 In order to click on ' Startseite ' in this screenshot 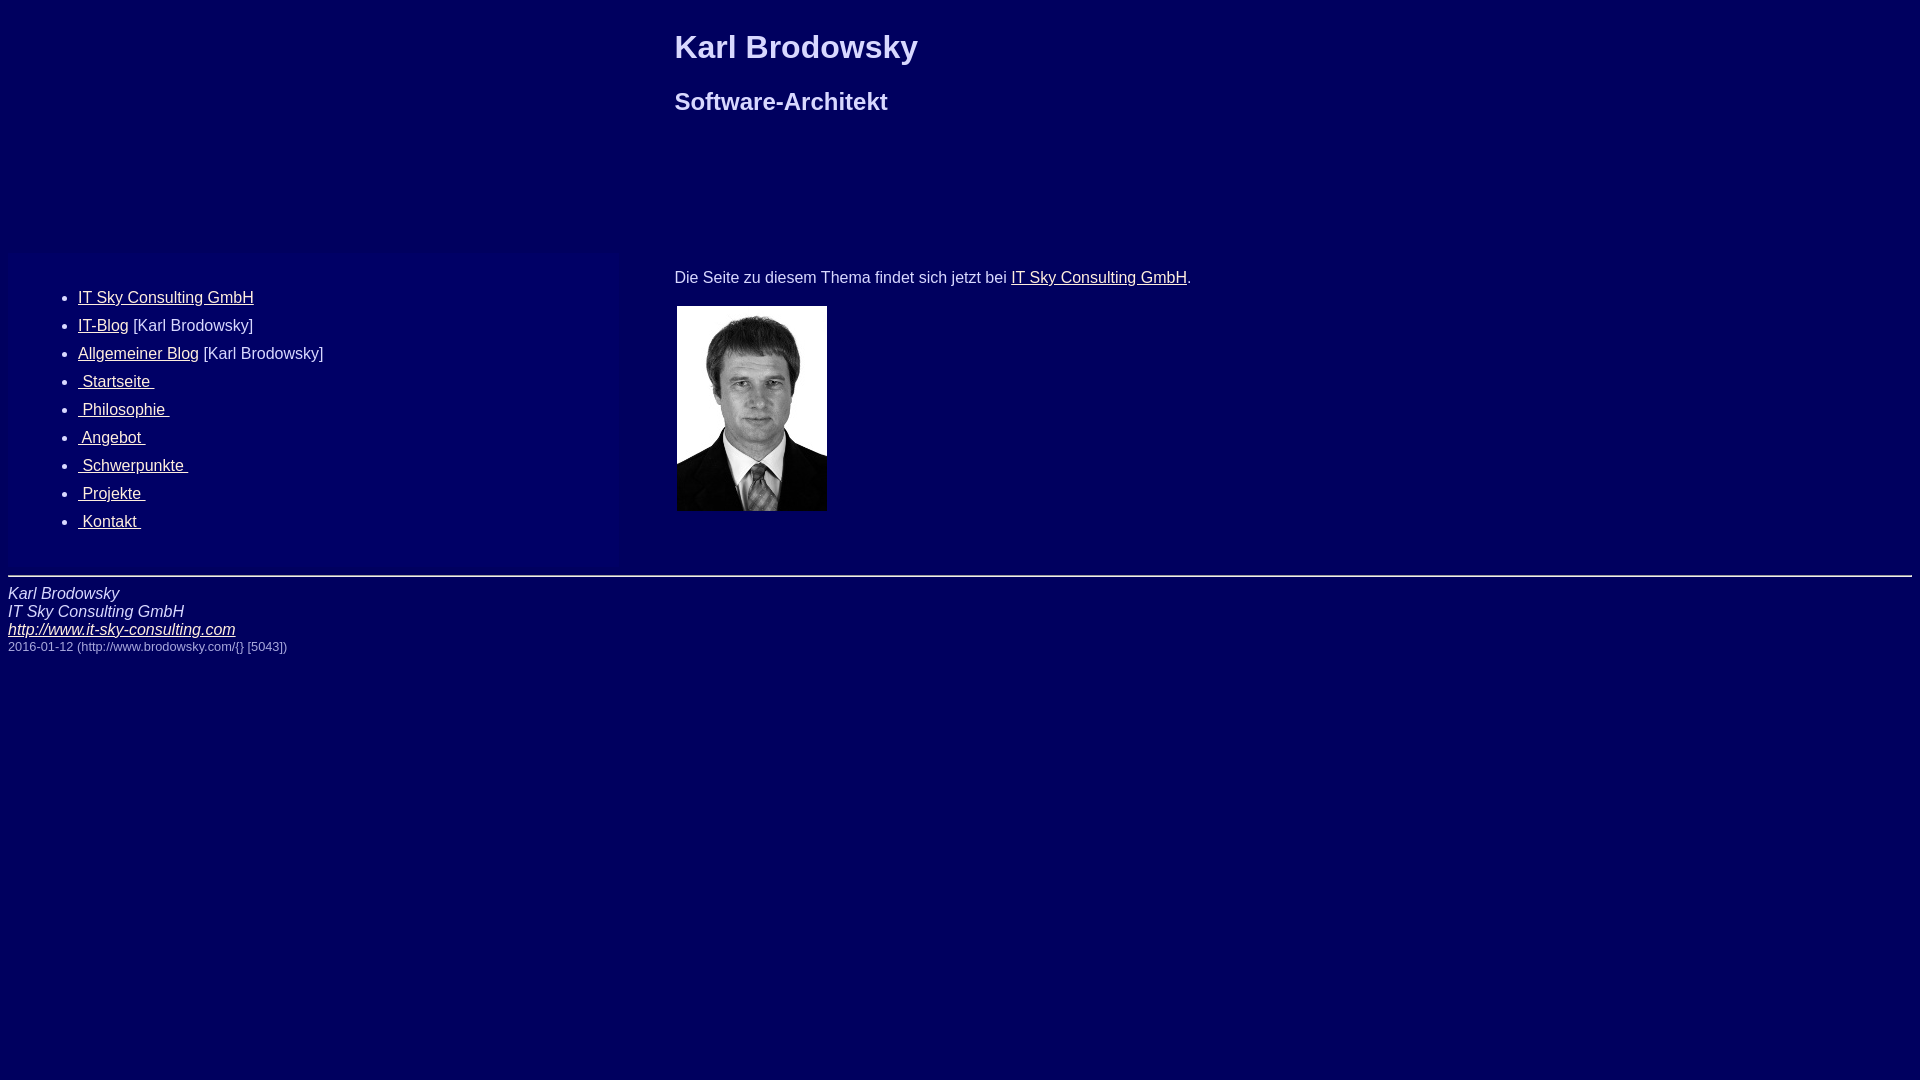, I will do `click(114, 381)`.